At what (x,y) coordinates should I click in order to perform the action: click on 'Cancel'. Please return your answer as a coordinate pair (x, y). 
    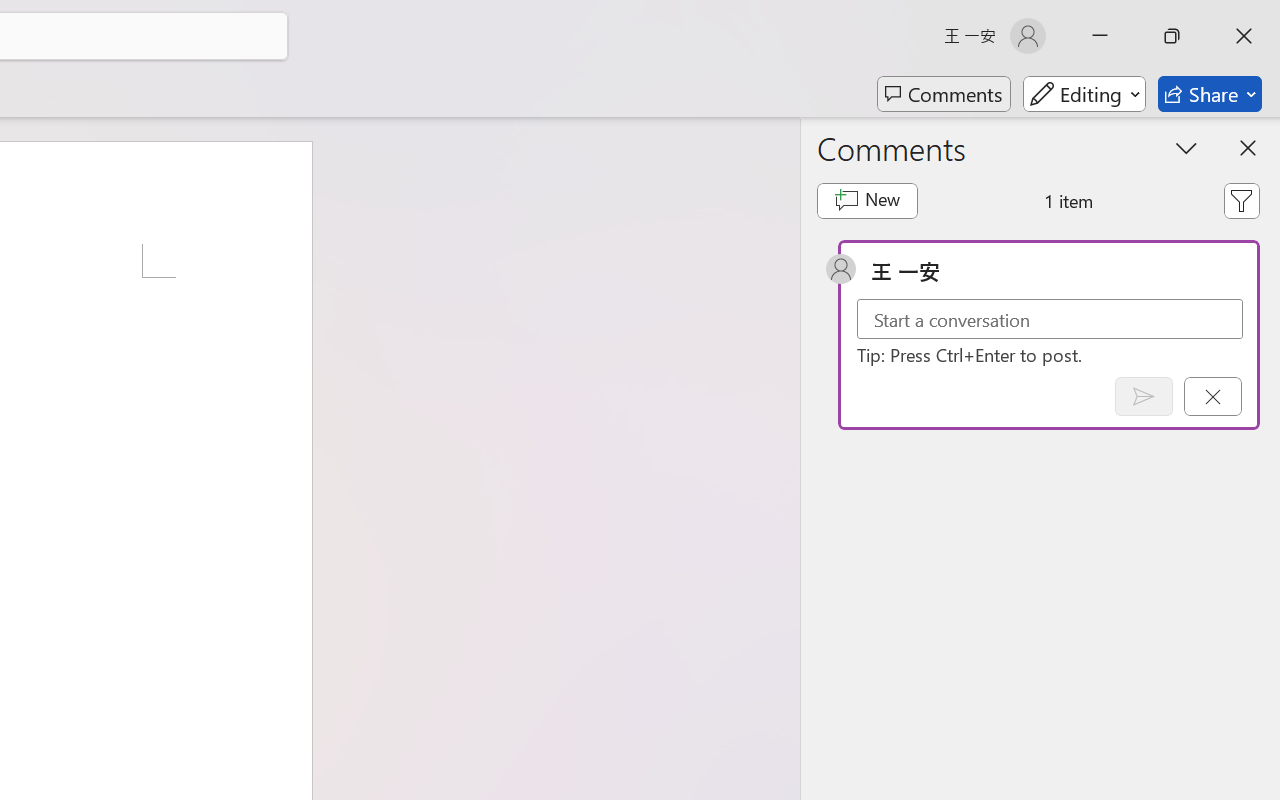
    Looking at the image, I should click on (1211, 395).